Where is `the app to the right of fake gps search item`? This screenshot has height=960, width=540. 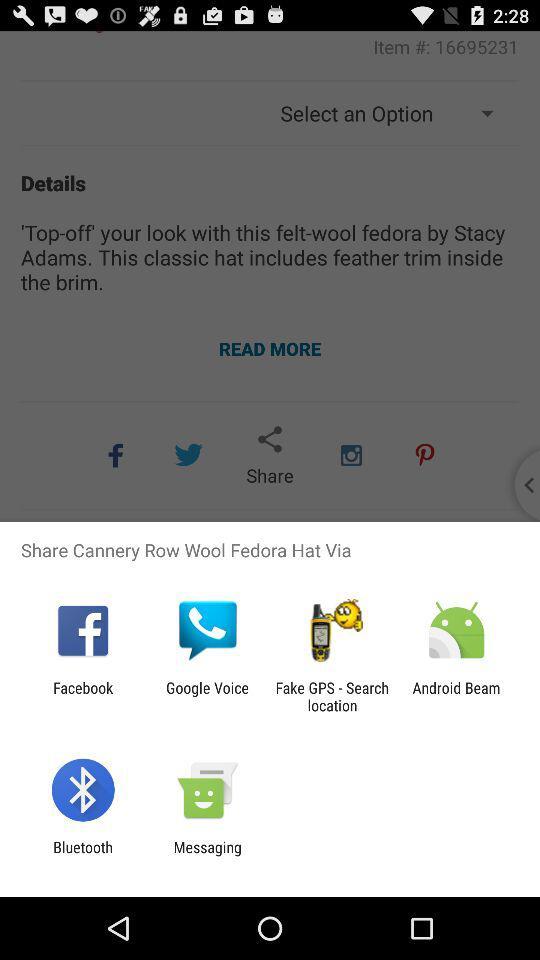 the app to the right of fake gps search item is located at coordinates (456, 696).